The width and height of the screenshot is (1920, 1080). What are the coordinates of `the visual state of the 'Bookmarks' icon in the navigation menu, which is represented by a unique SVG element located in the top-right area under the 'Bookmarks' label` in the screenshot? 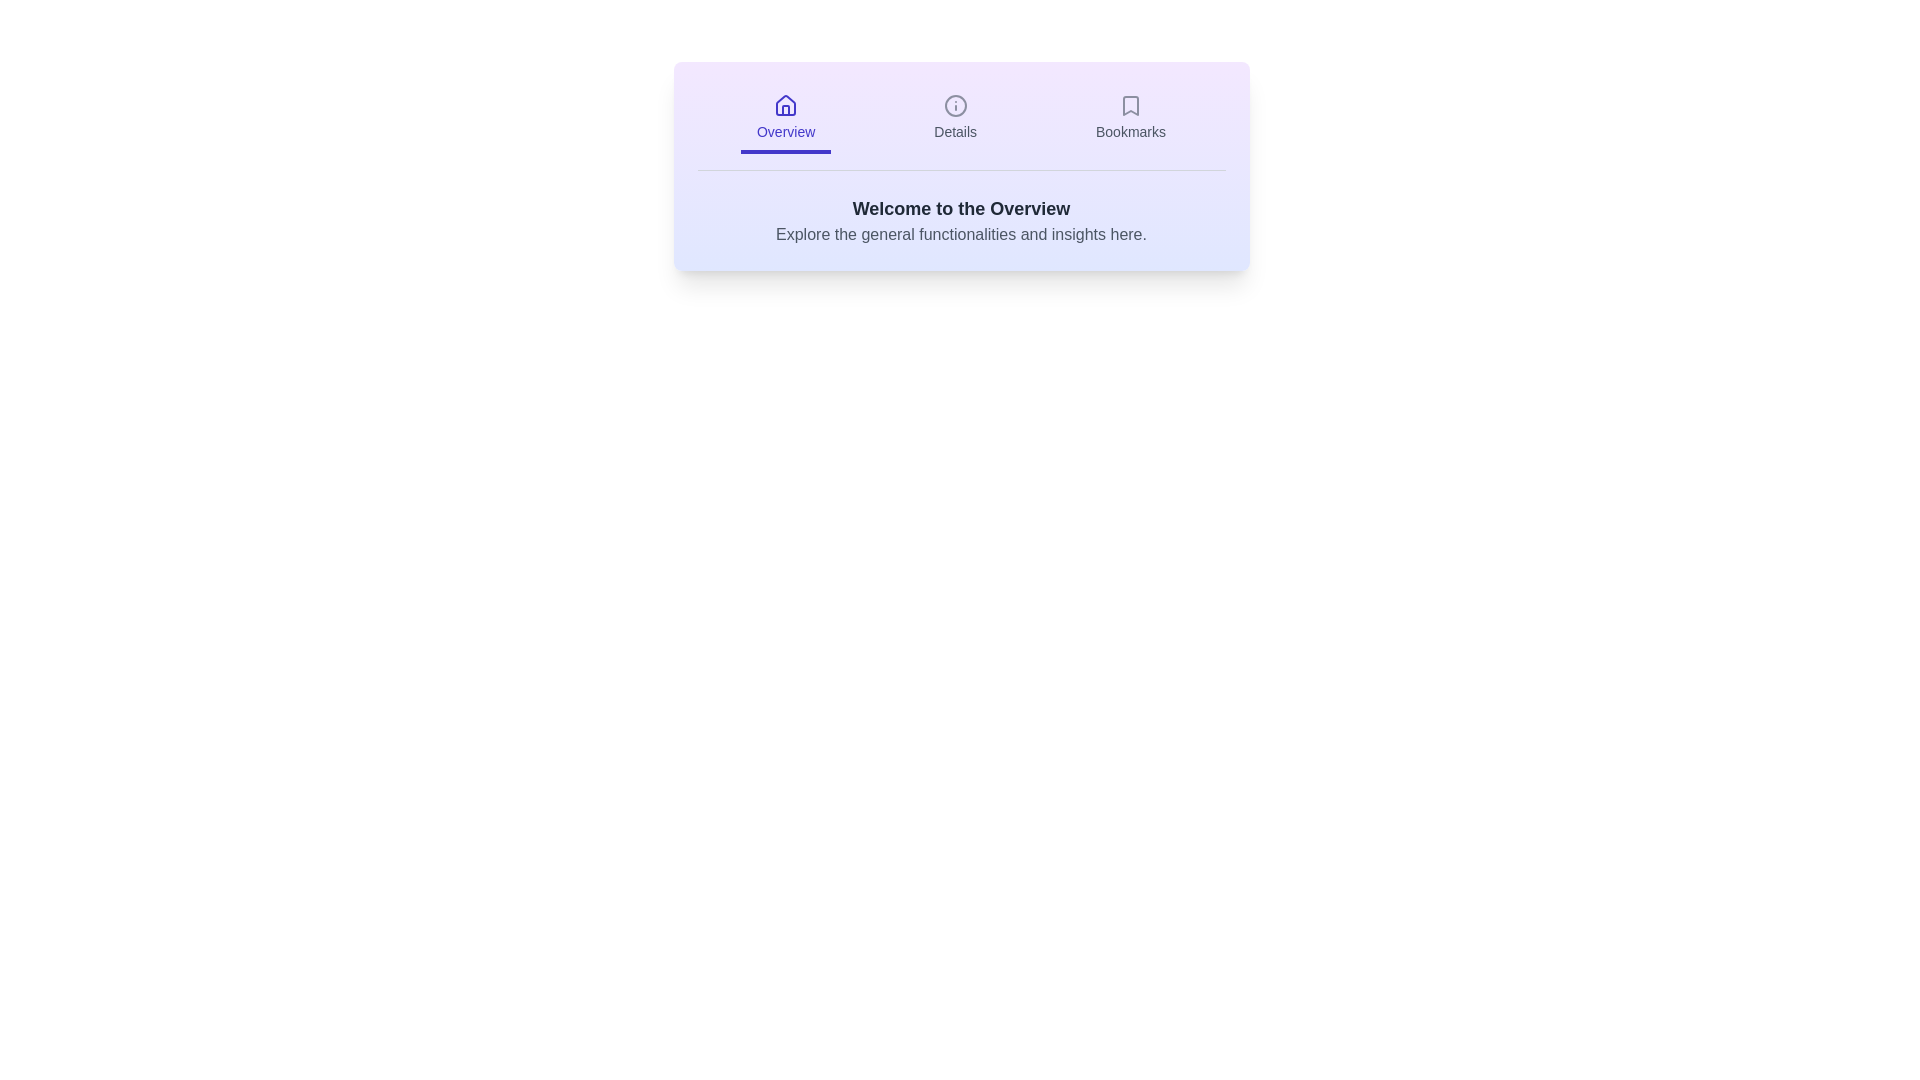 It's located at (1131, 105).